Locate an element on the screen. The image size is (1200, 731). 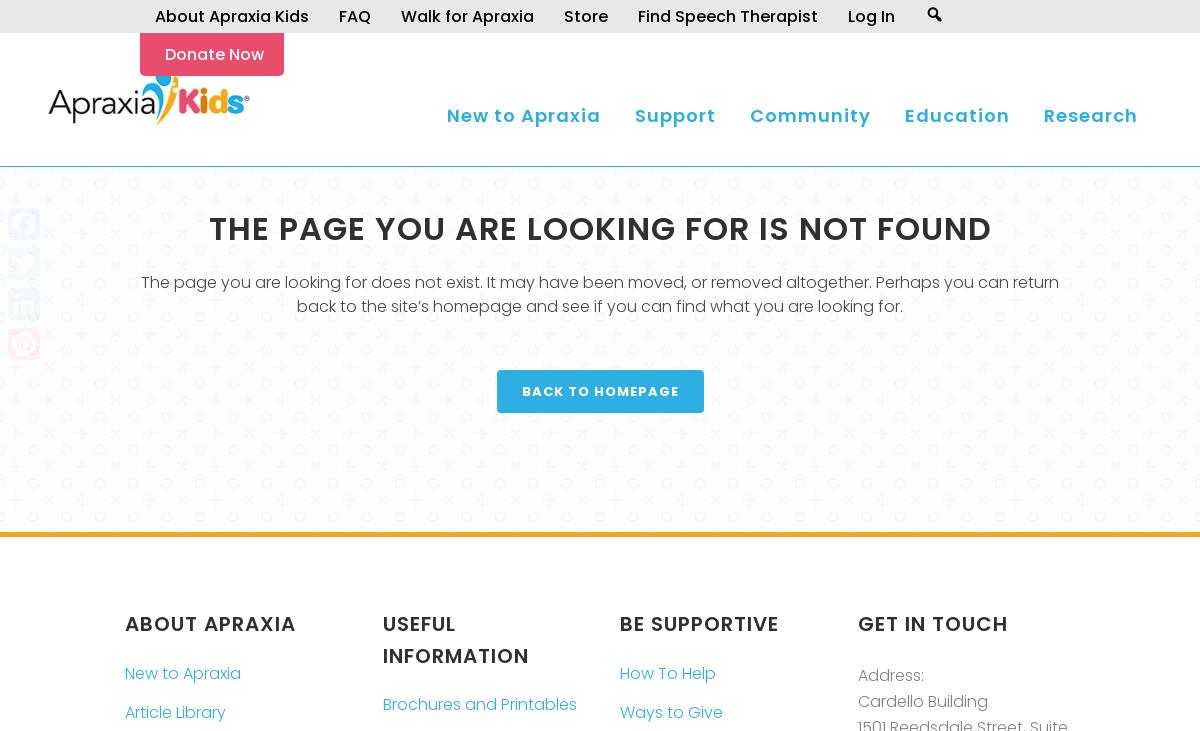
'The page you are looking for does not exist. It may have been moved, or removed altogether. Perhaps you can return back to the site’s homepage and see if you can find what you are looking for.' is located at coordinates (600, 293).